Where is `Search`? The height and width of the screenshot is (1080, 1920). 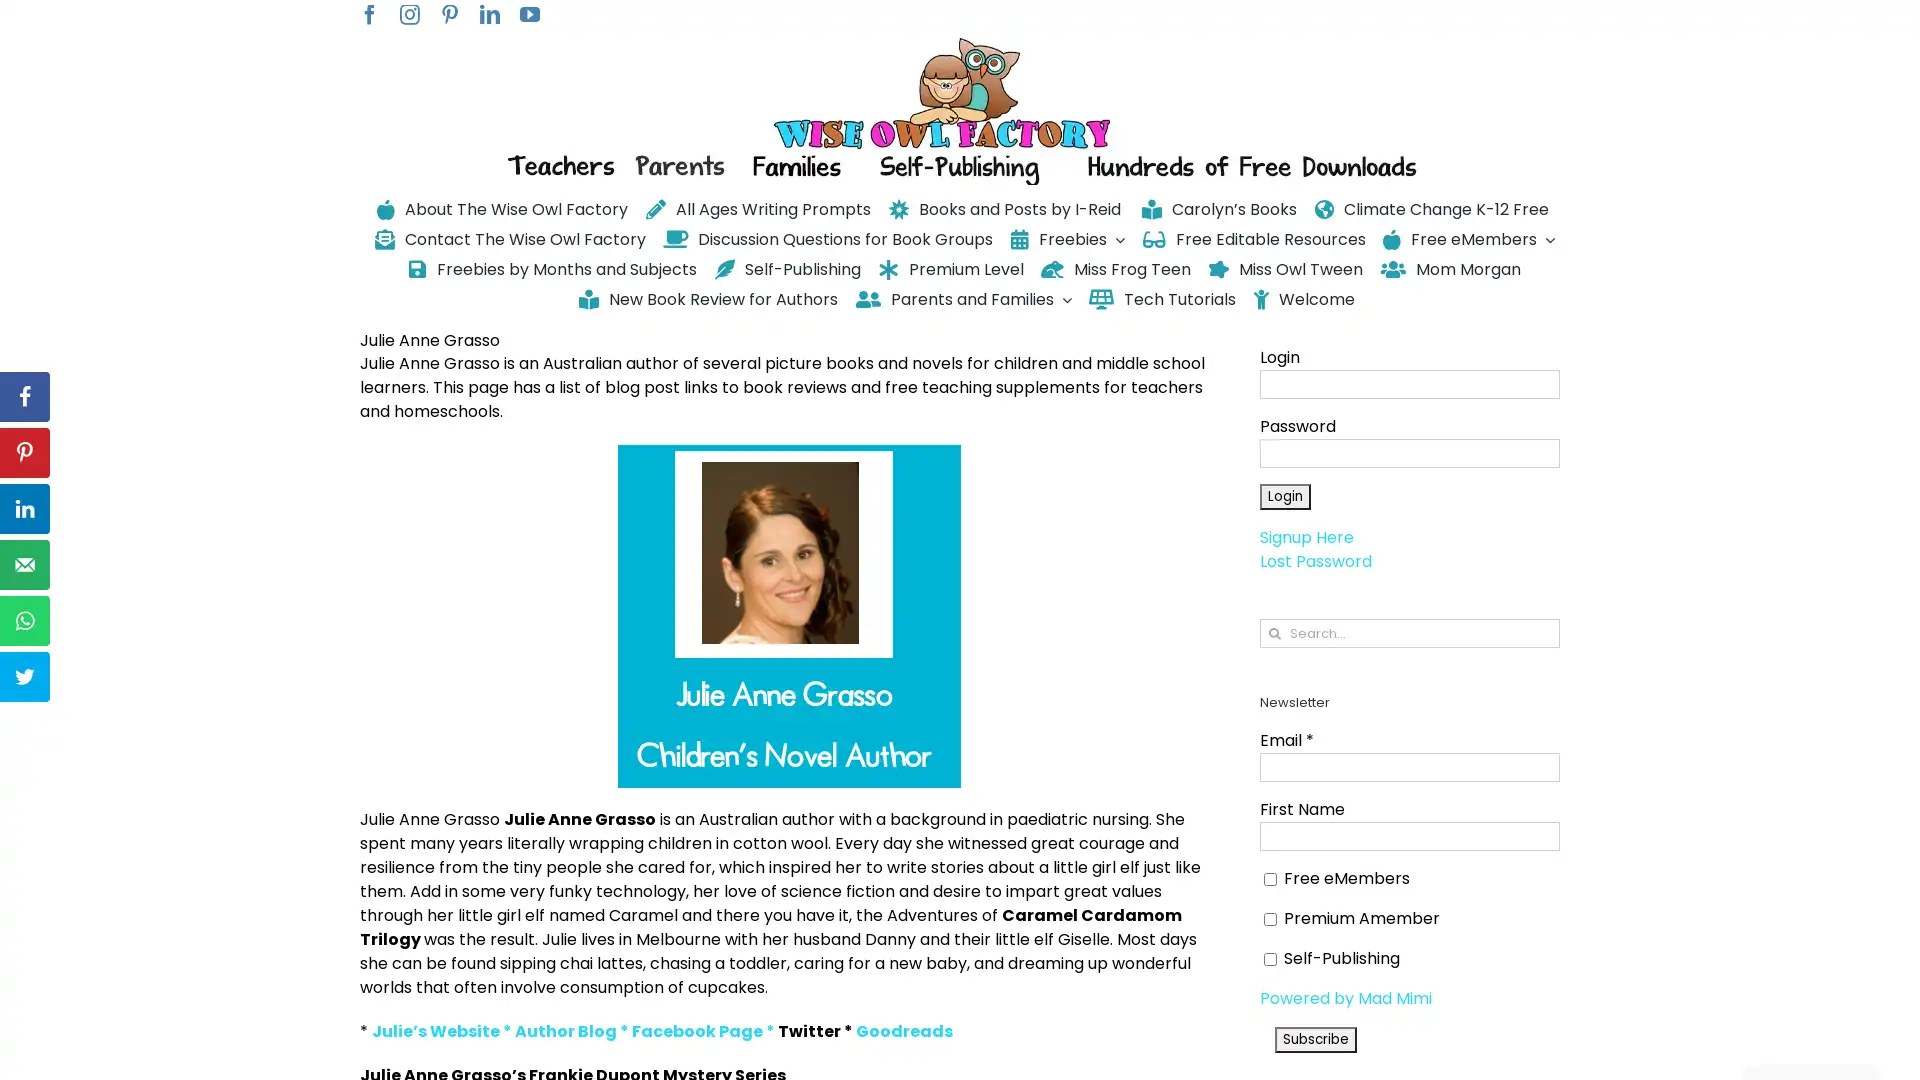
Search is located at coordinates (1273, 633).